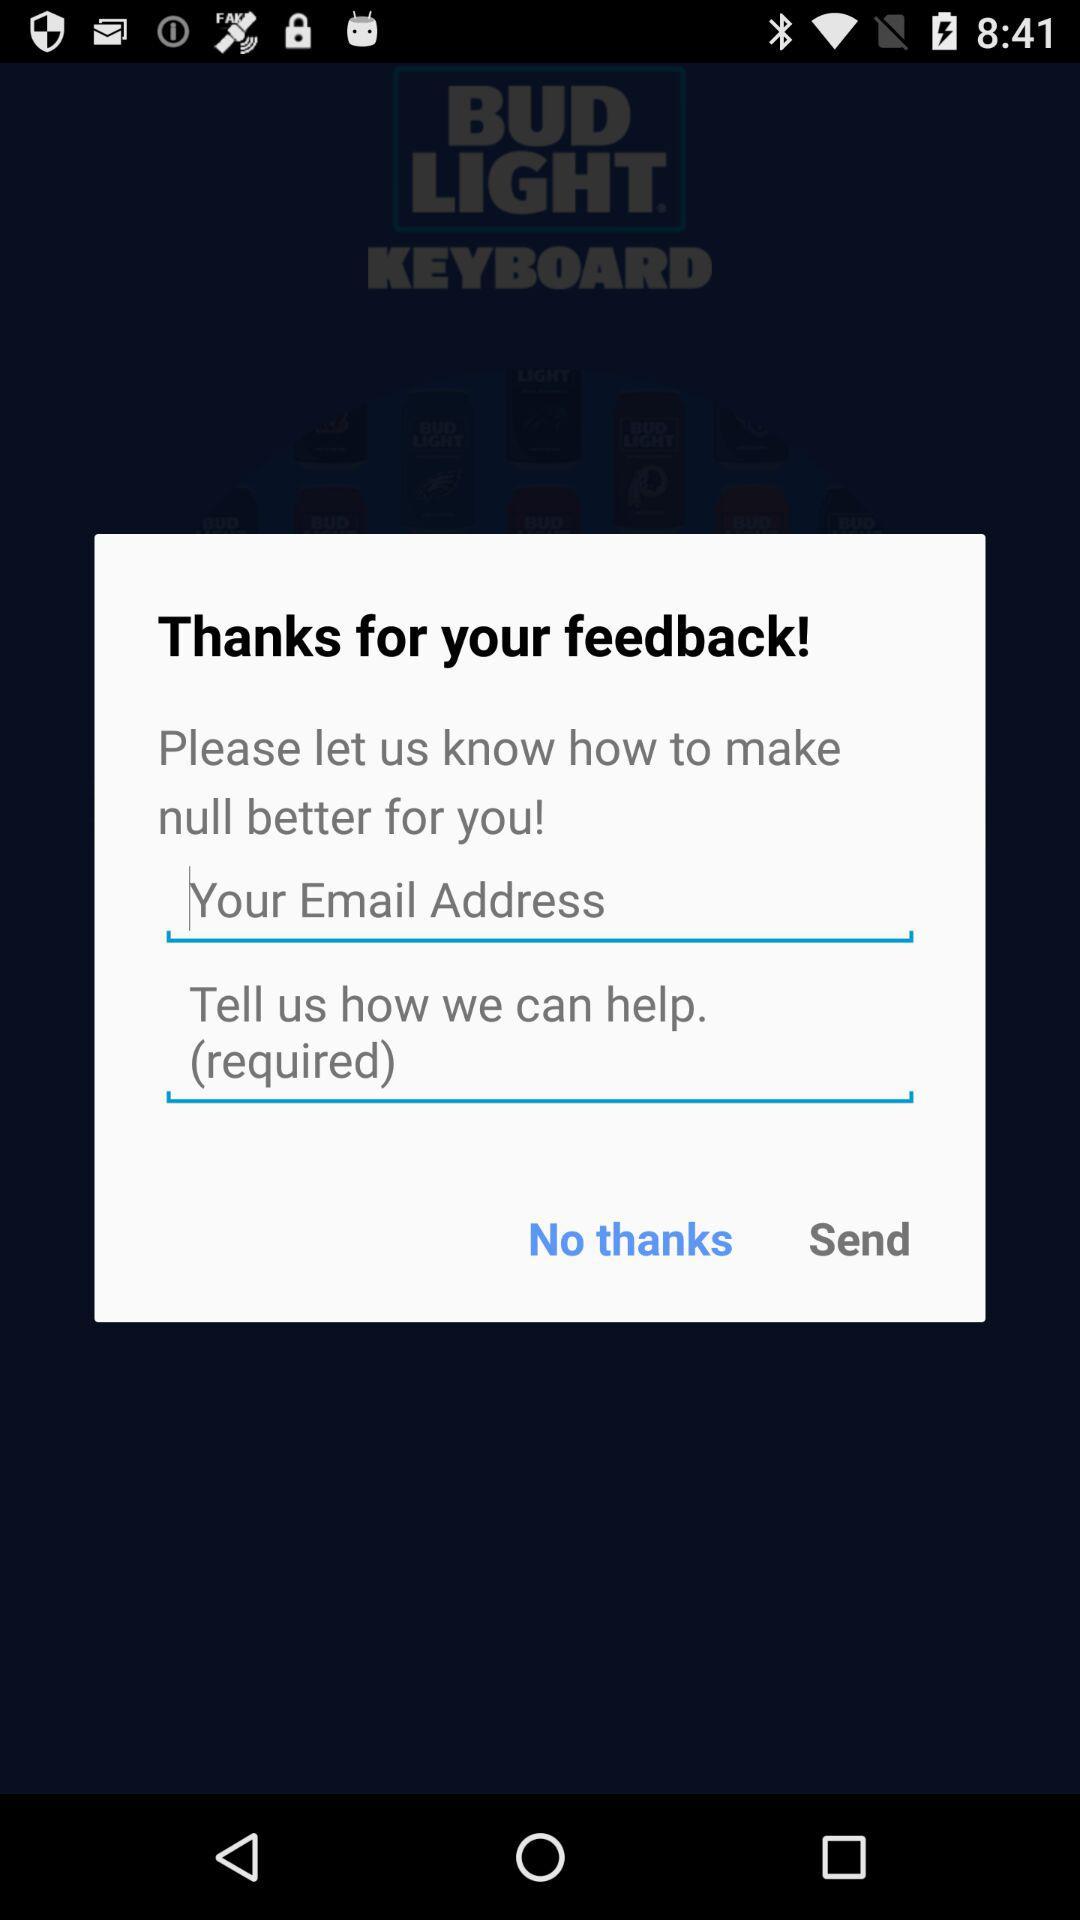 Image resolution: width=1080 pixels, height=1920 pixels. What do you see at coordinates (540, 898) in the screenshot?
I see `email address` at bounding box center [540, 898].